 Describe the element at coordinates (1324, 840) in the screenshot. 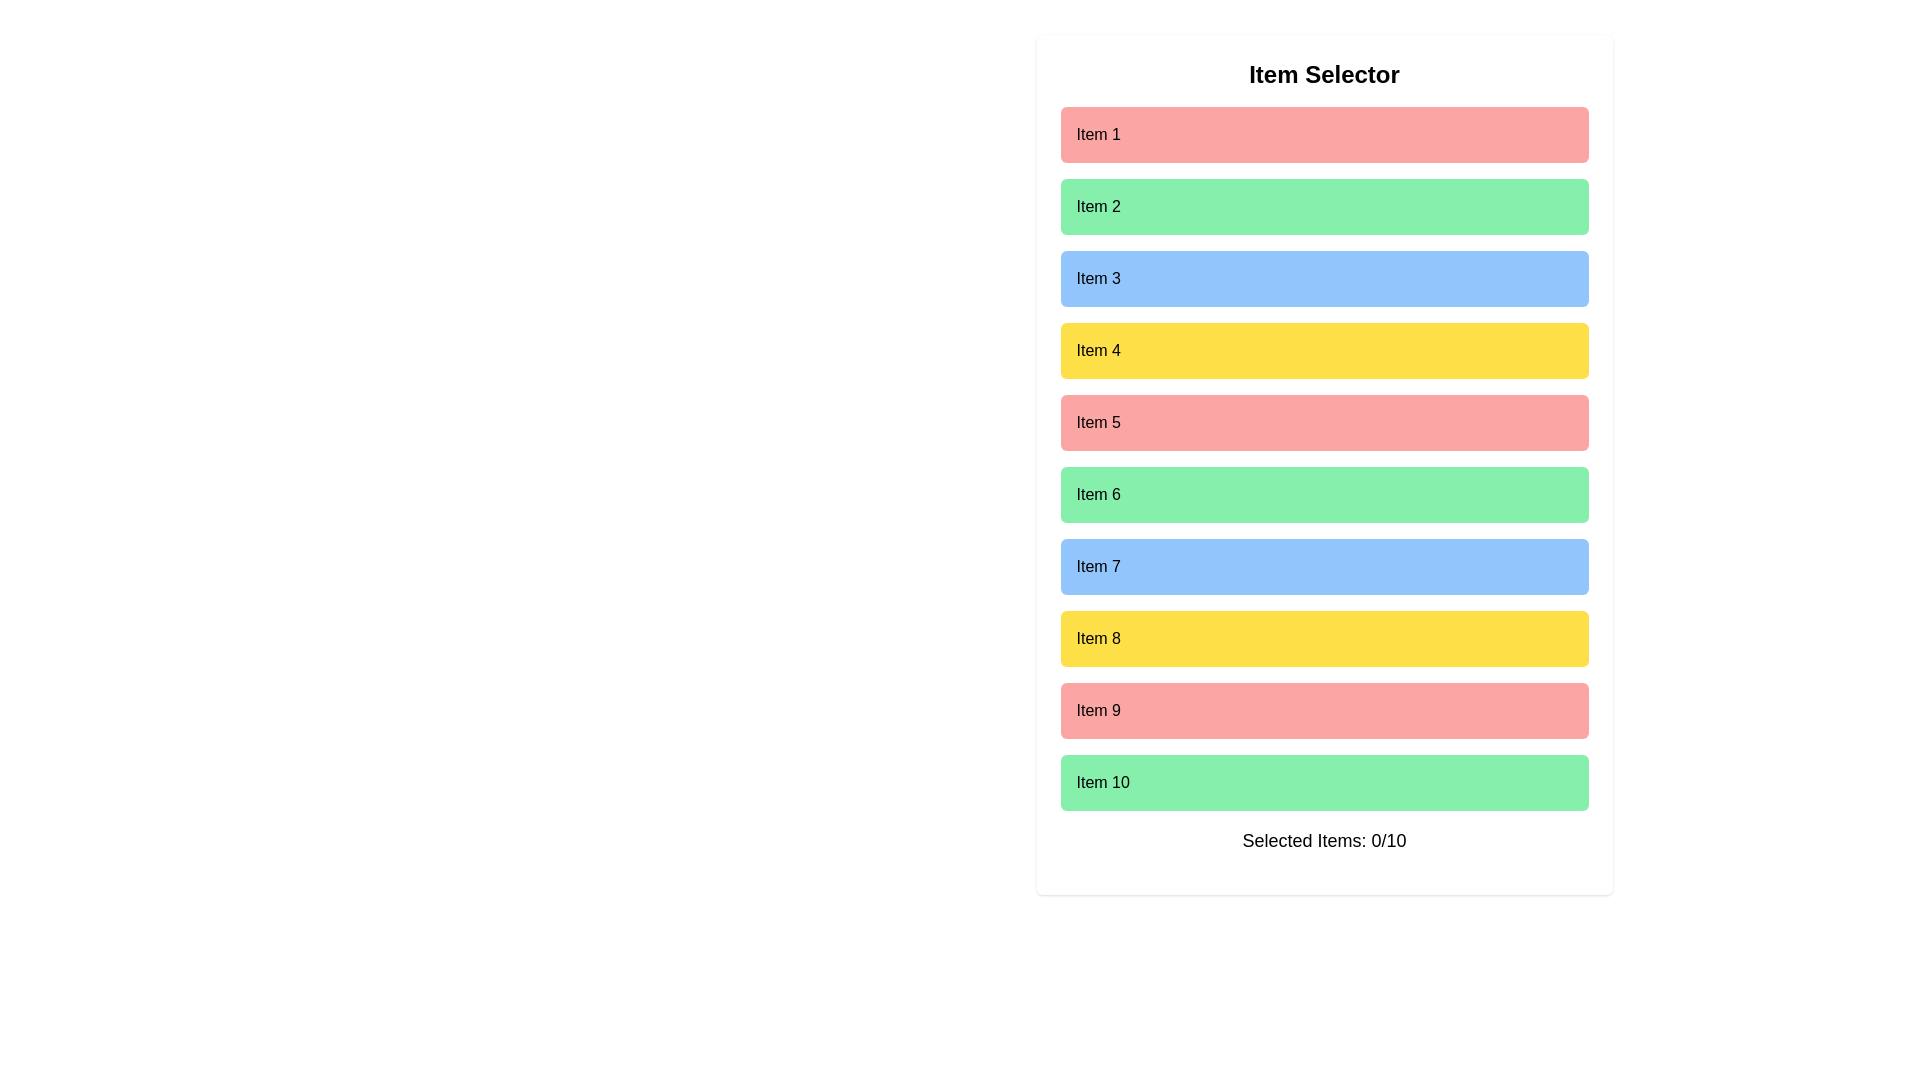

I see `the text label that indicates the number of items selected out of the total available items, located at the bottom of the 'Item Selector' card` at that location.